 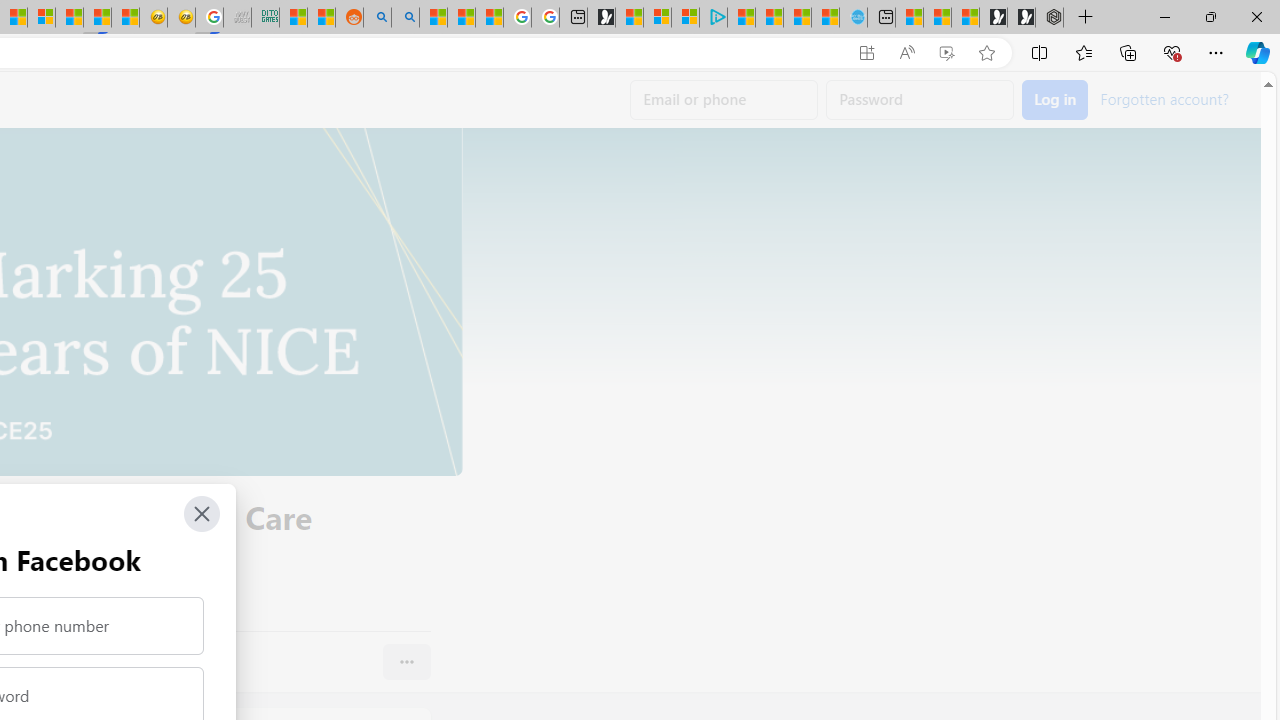 What do you see at coordinates (945, 52) in the screenshot?
I see `'Enhance video'` at bounding box center [945, 52].